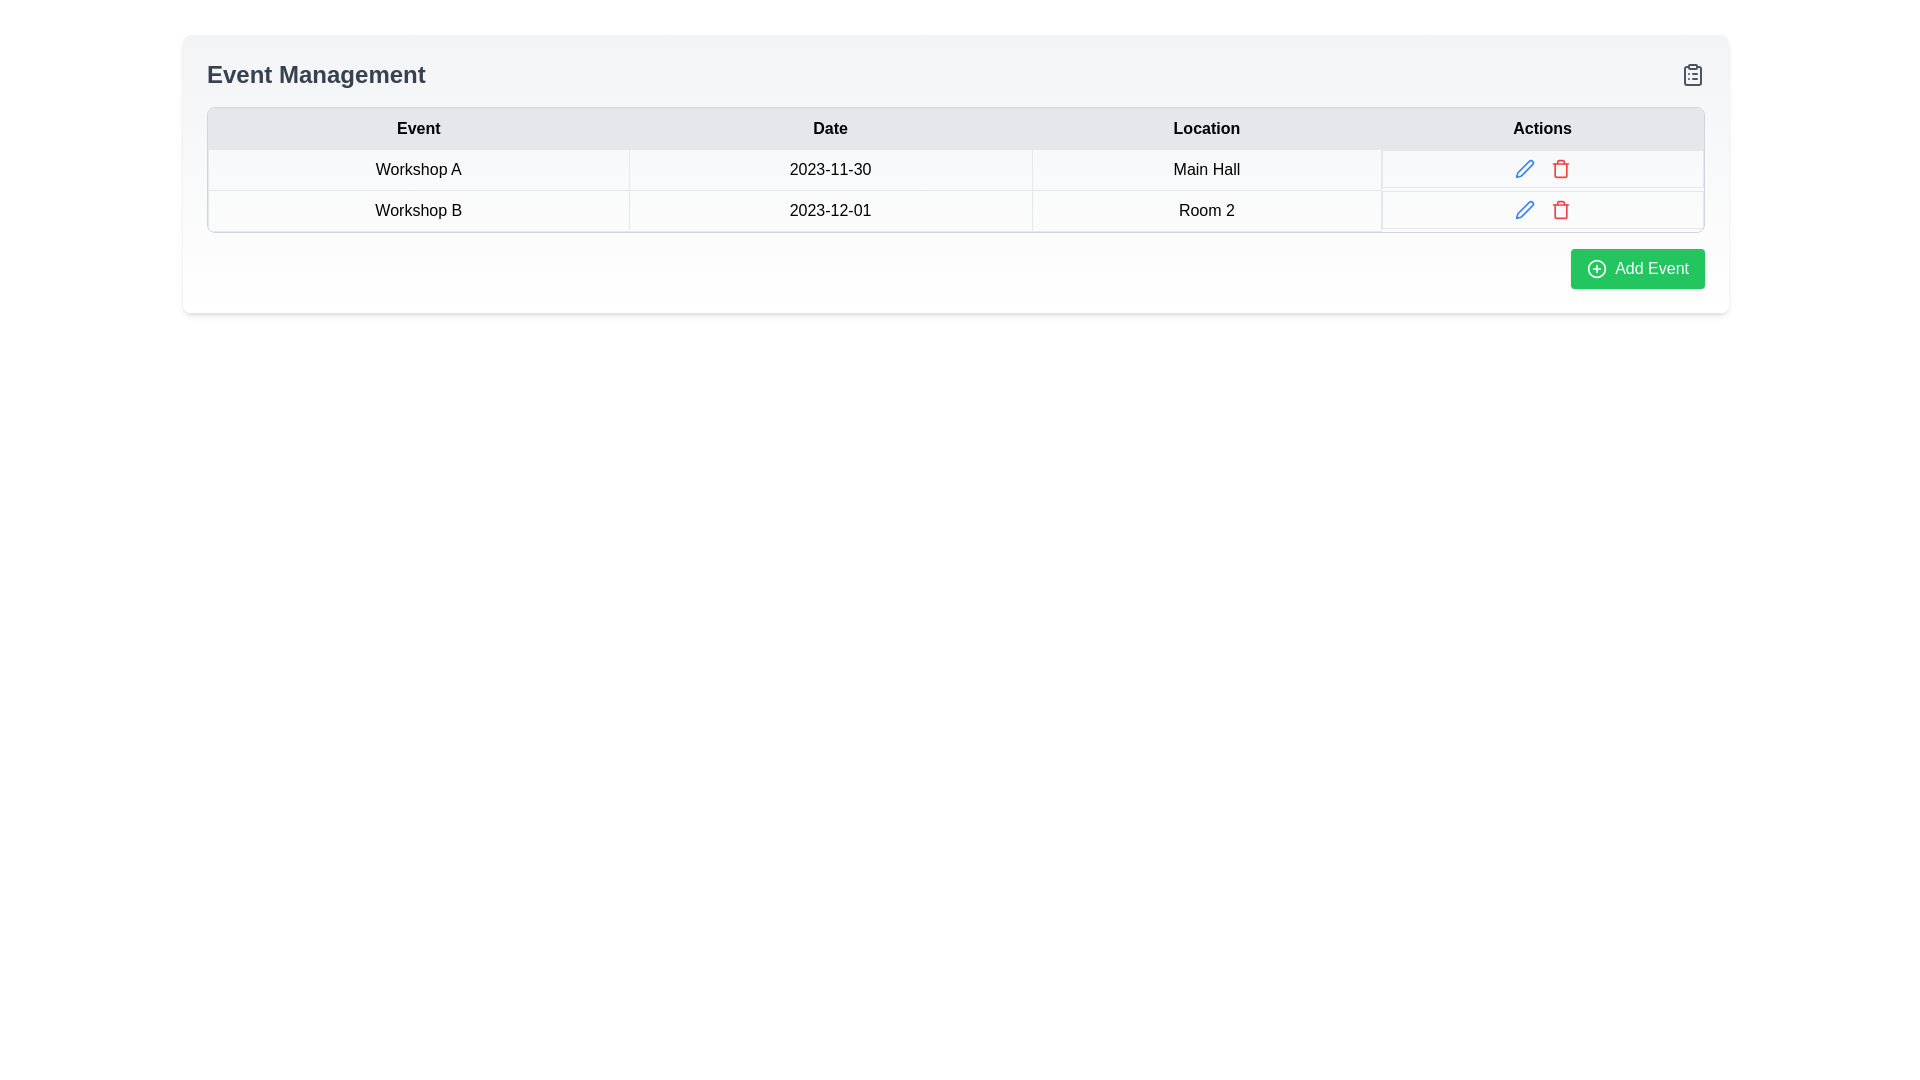  Describe the element at coordinates (417, 168) in the screenshot. I see `the text label displaying 'Workshop A' located in the first cell of the first row in the 'Event' column` at that location.